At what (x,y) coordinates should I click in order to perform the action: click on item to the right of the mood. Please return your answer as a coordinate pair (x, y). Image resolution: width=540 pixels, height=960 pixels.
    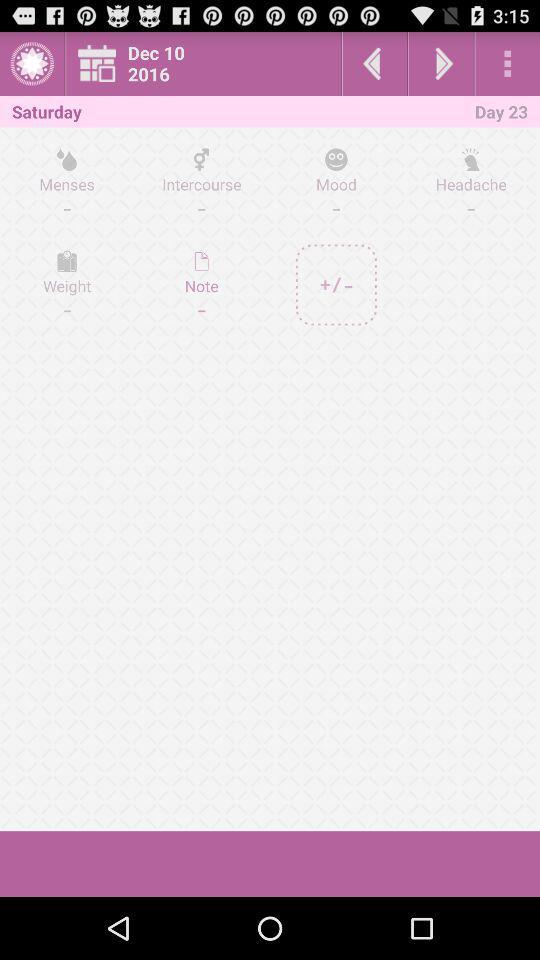
    Looking at the image, I should click on (470, 183).